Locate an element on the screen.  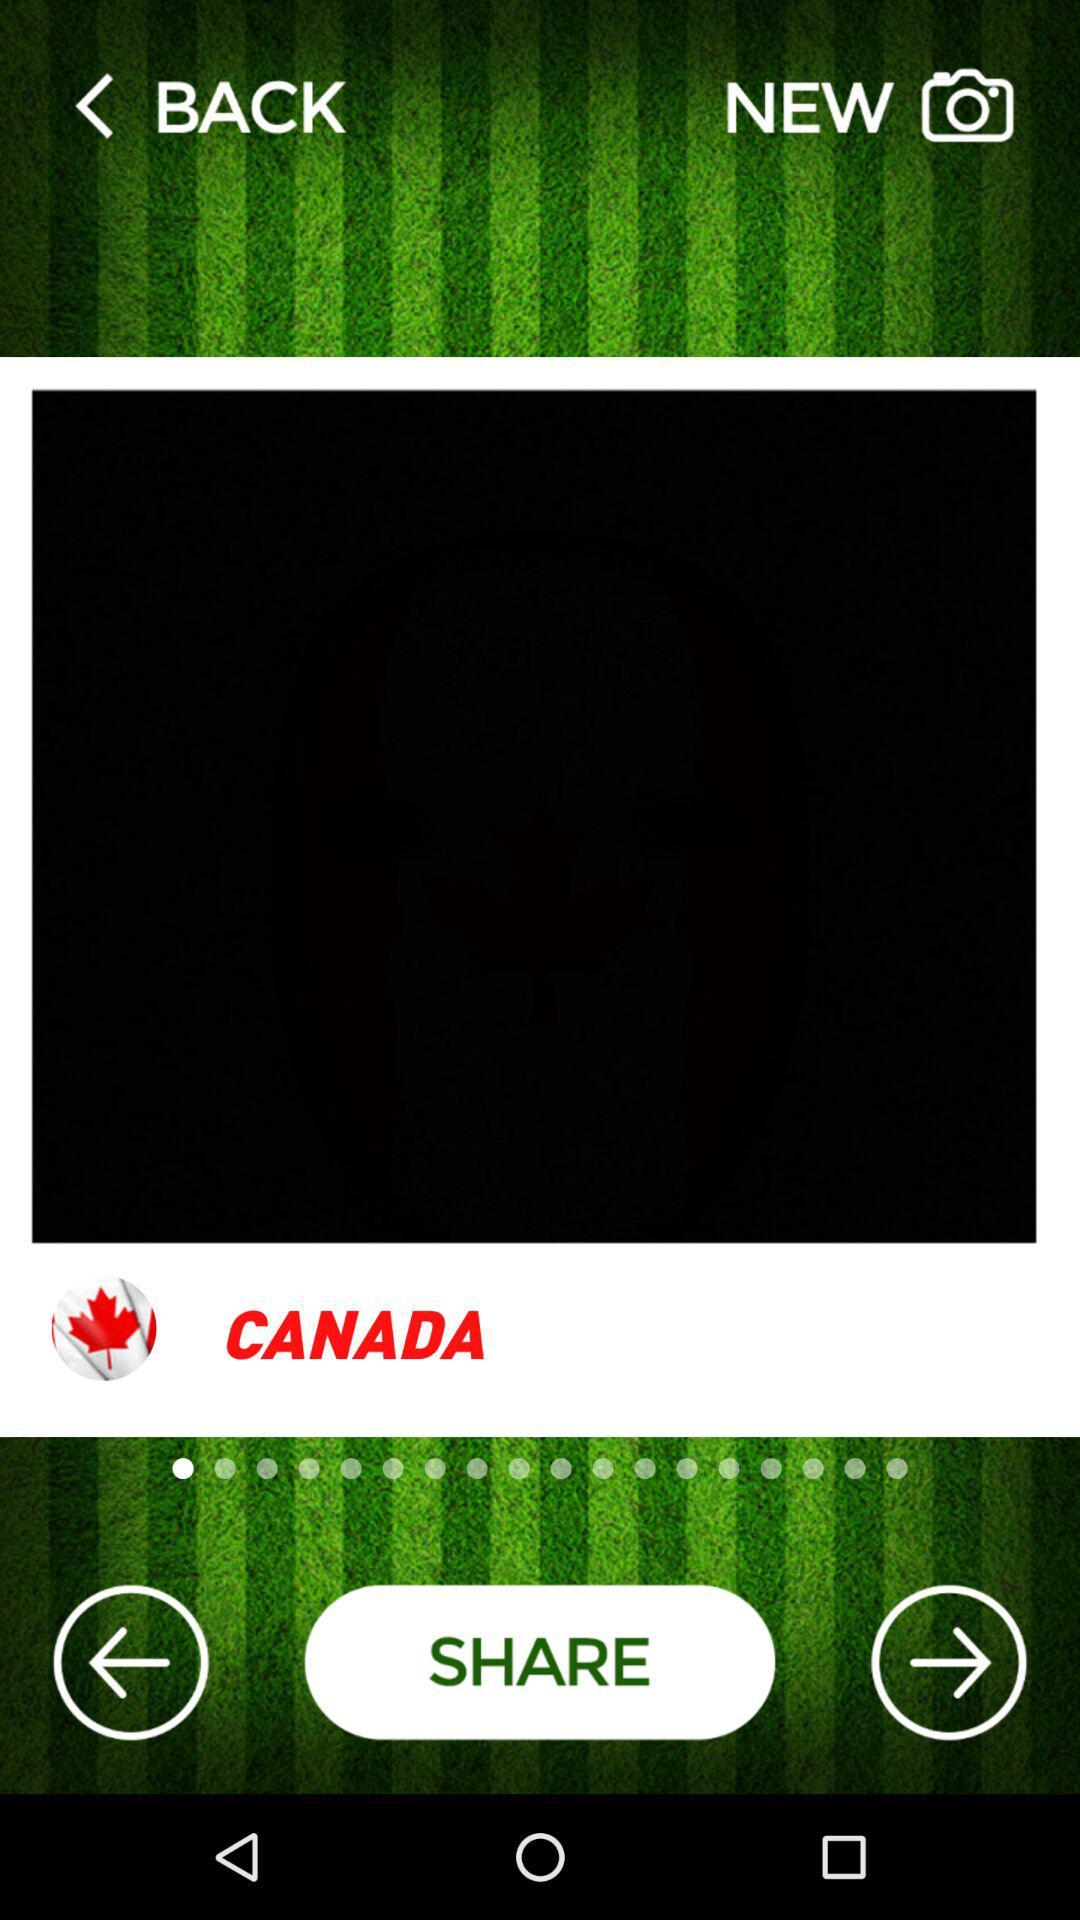
the arrow_forward icon is located at coordinates (947, 1662).